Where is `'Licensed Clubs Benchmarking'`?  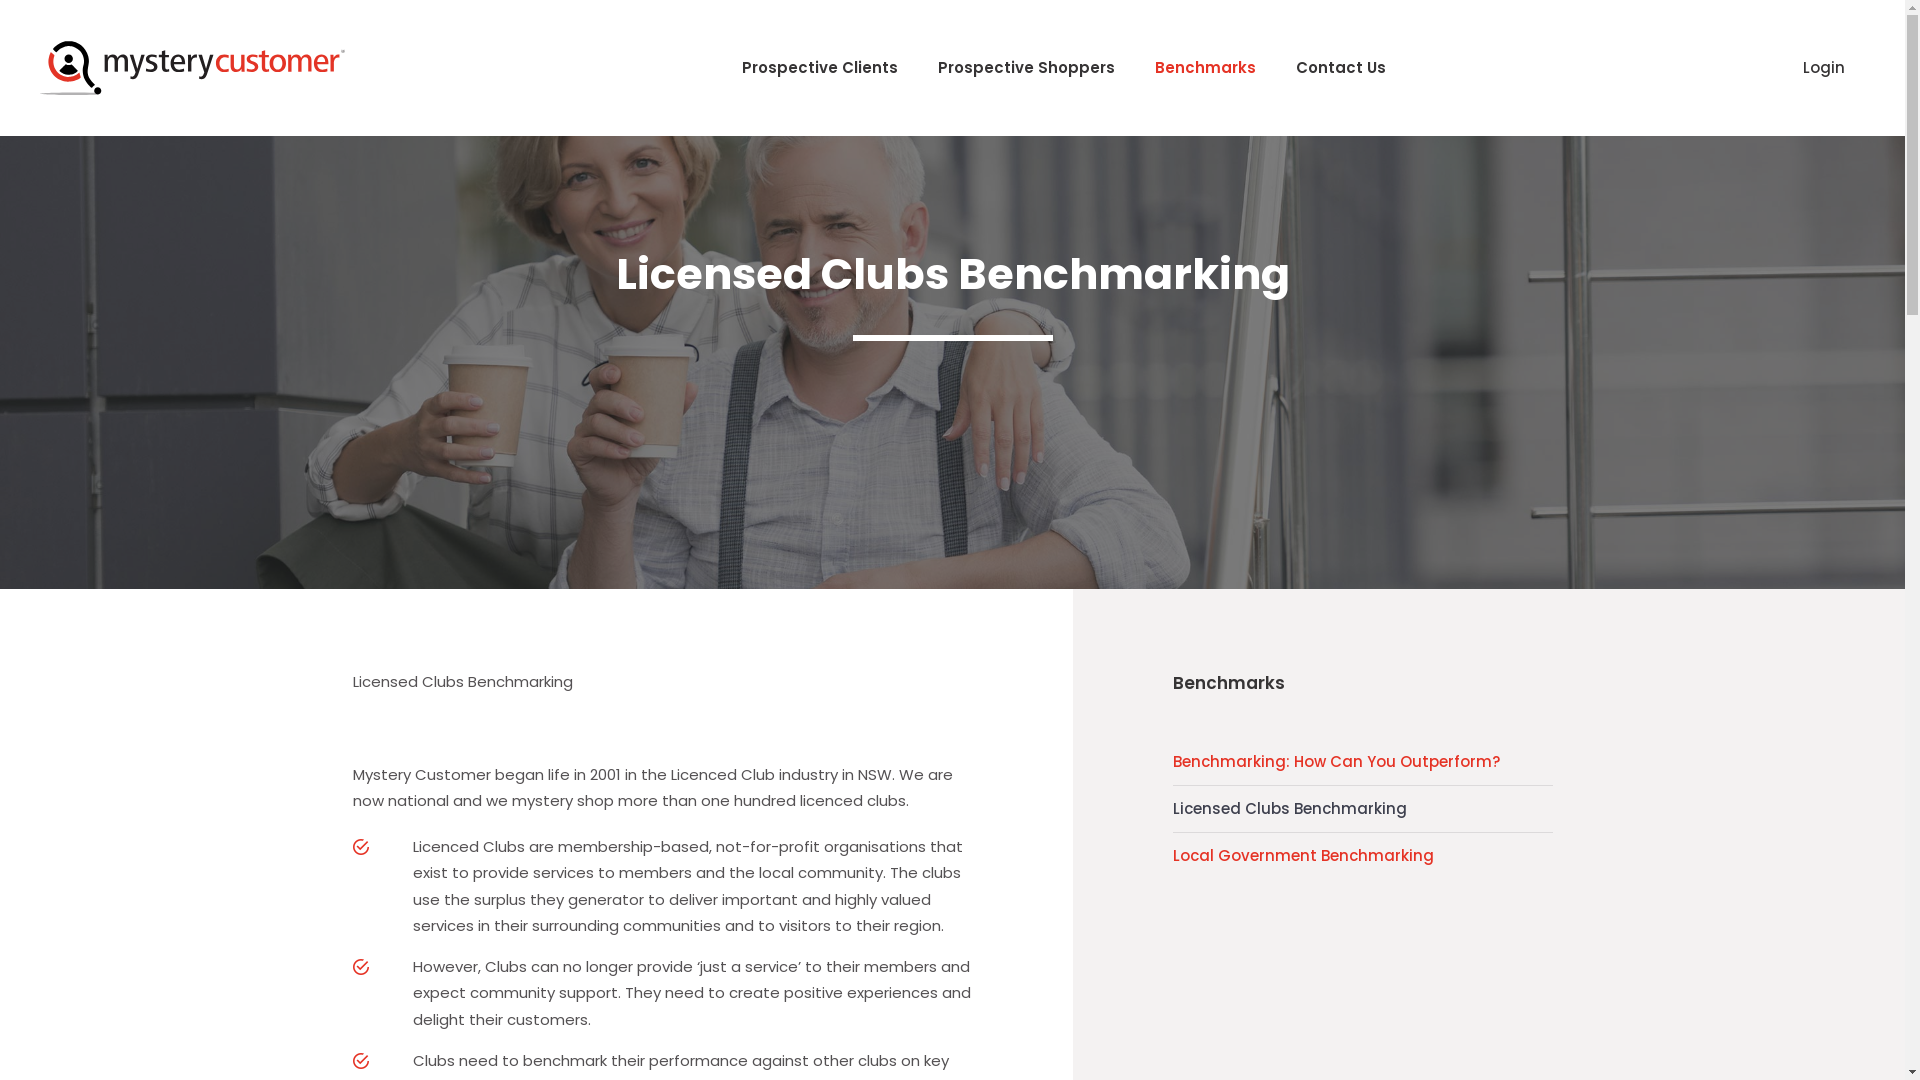 'Licensed Clubs Benchmarking' is located at coordinates (1171, 808).